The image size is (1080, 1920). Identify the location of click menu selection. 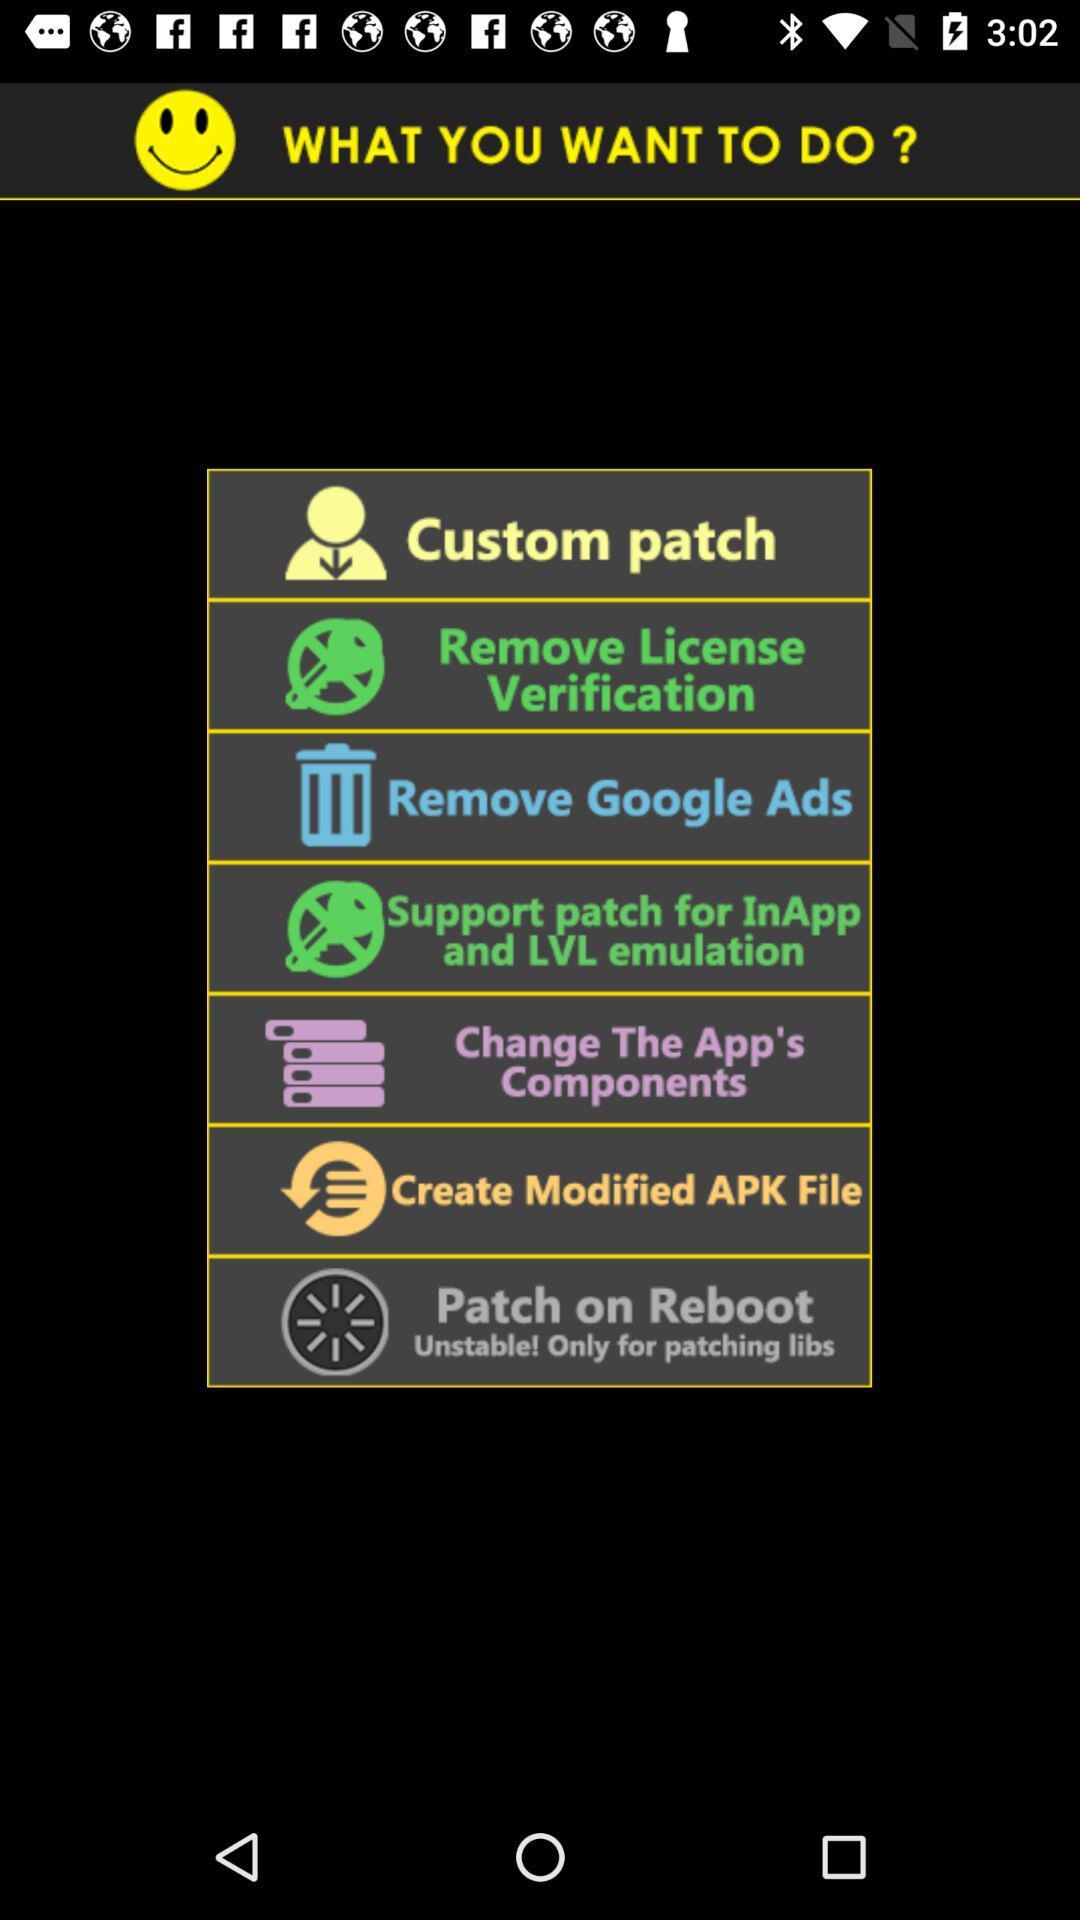
(538, 665).